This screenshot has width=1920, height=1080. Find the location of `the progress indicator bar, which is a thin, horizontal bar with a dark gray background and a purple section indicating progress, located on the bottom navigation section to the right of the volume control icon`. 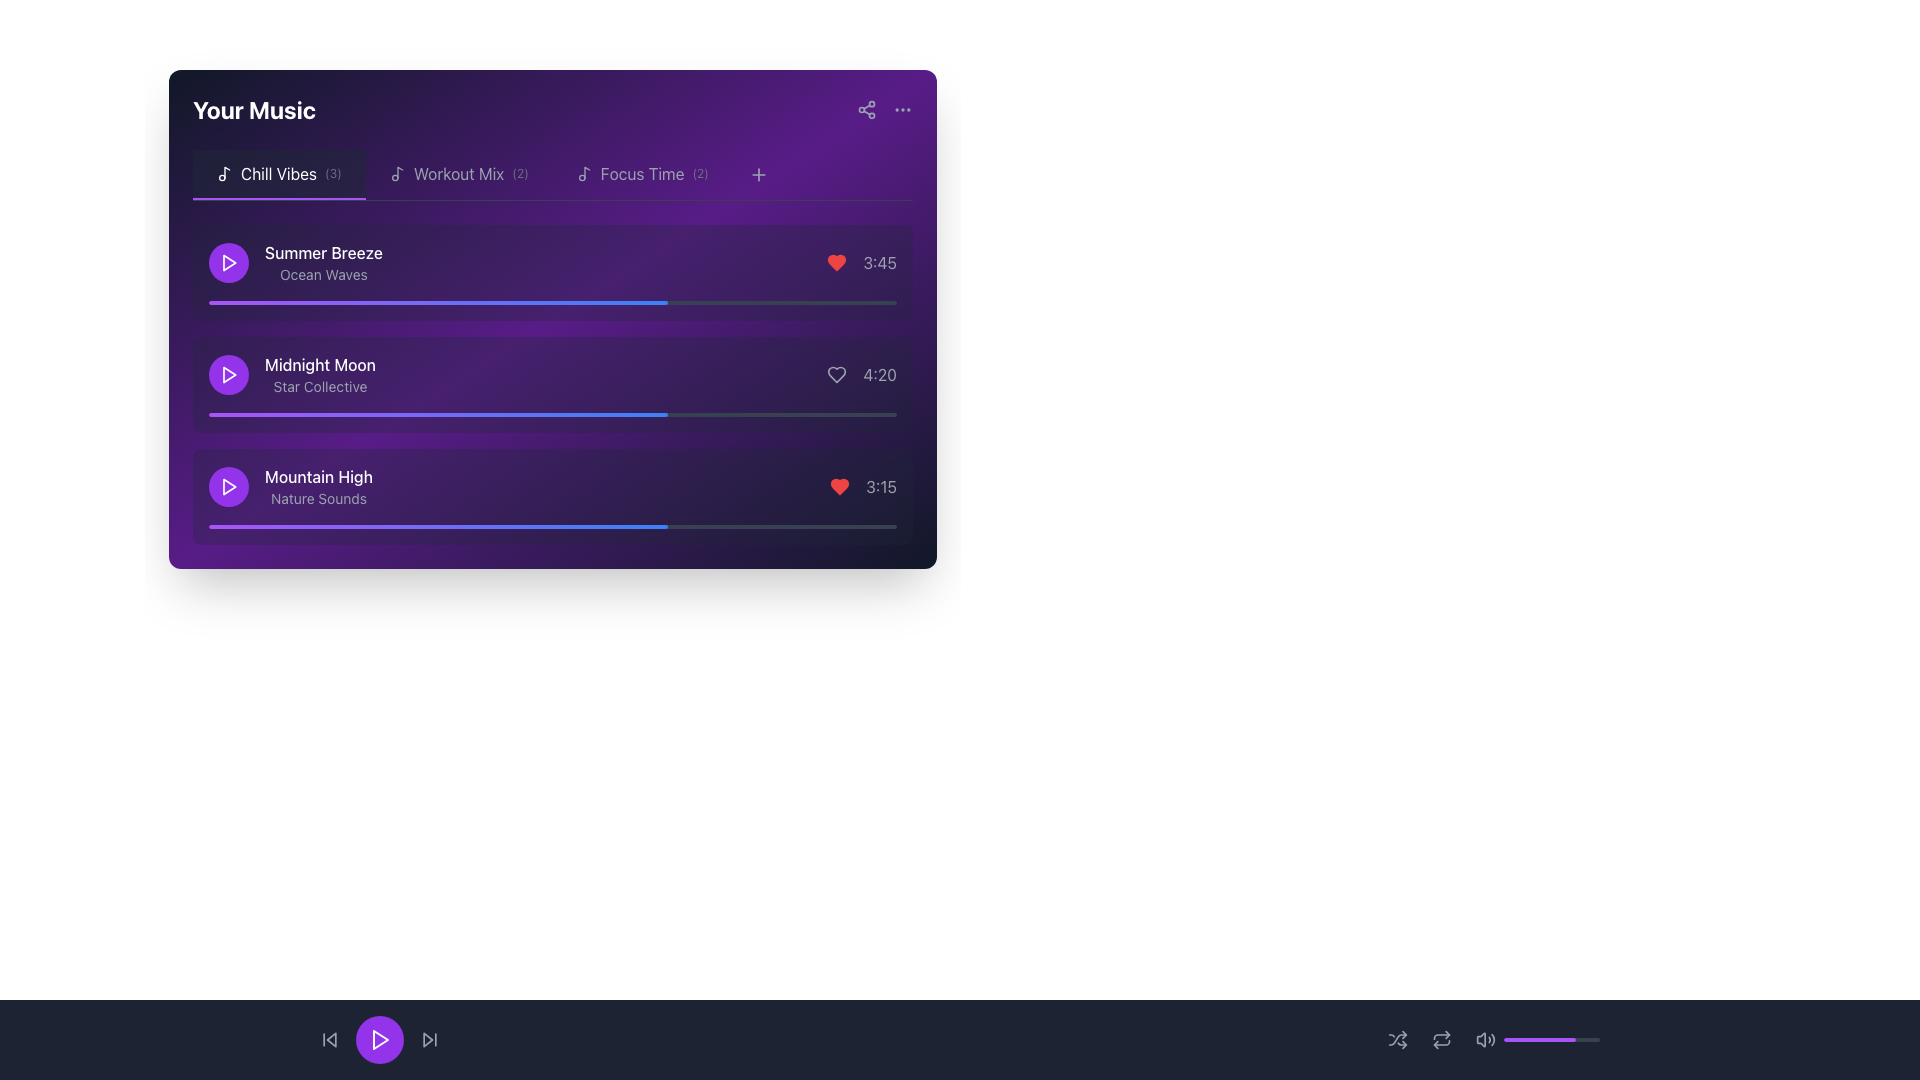

the progress indicator bar, which is a thin, horizontal bar with a dark gray background and a purple section indicating progress, located on the bottom navigation section to the right of the volume control icon is located at coordinates (1550, 1039).